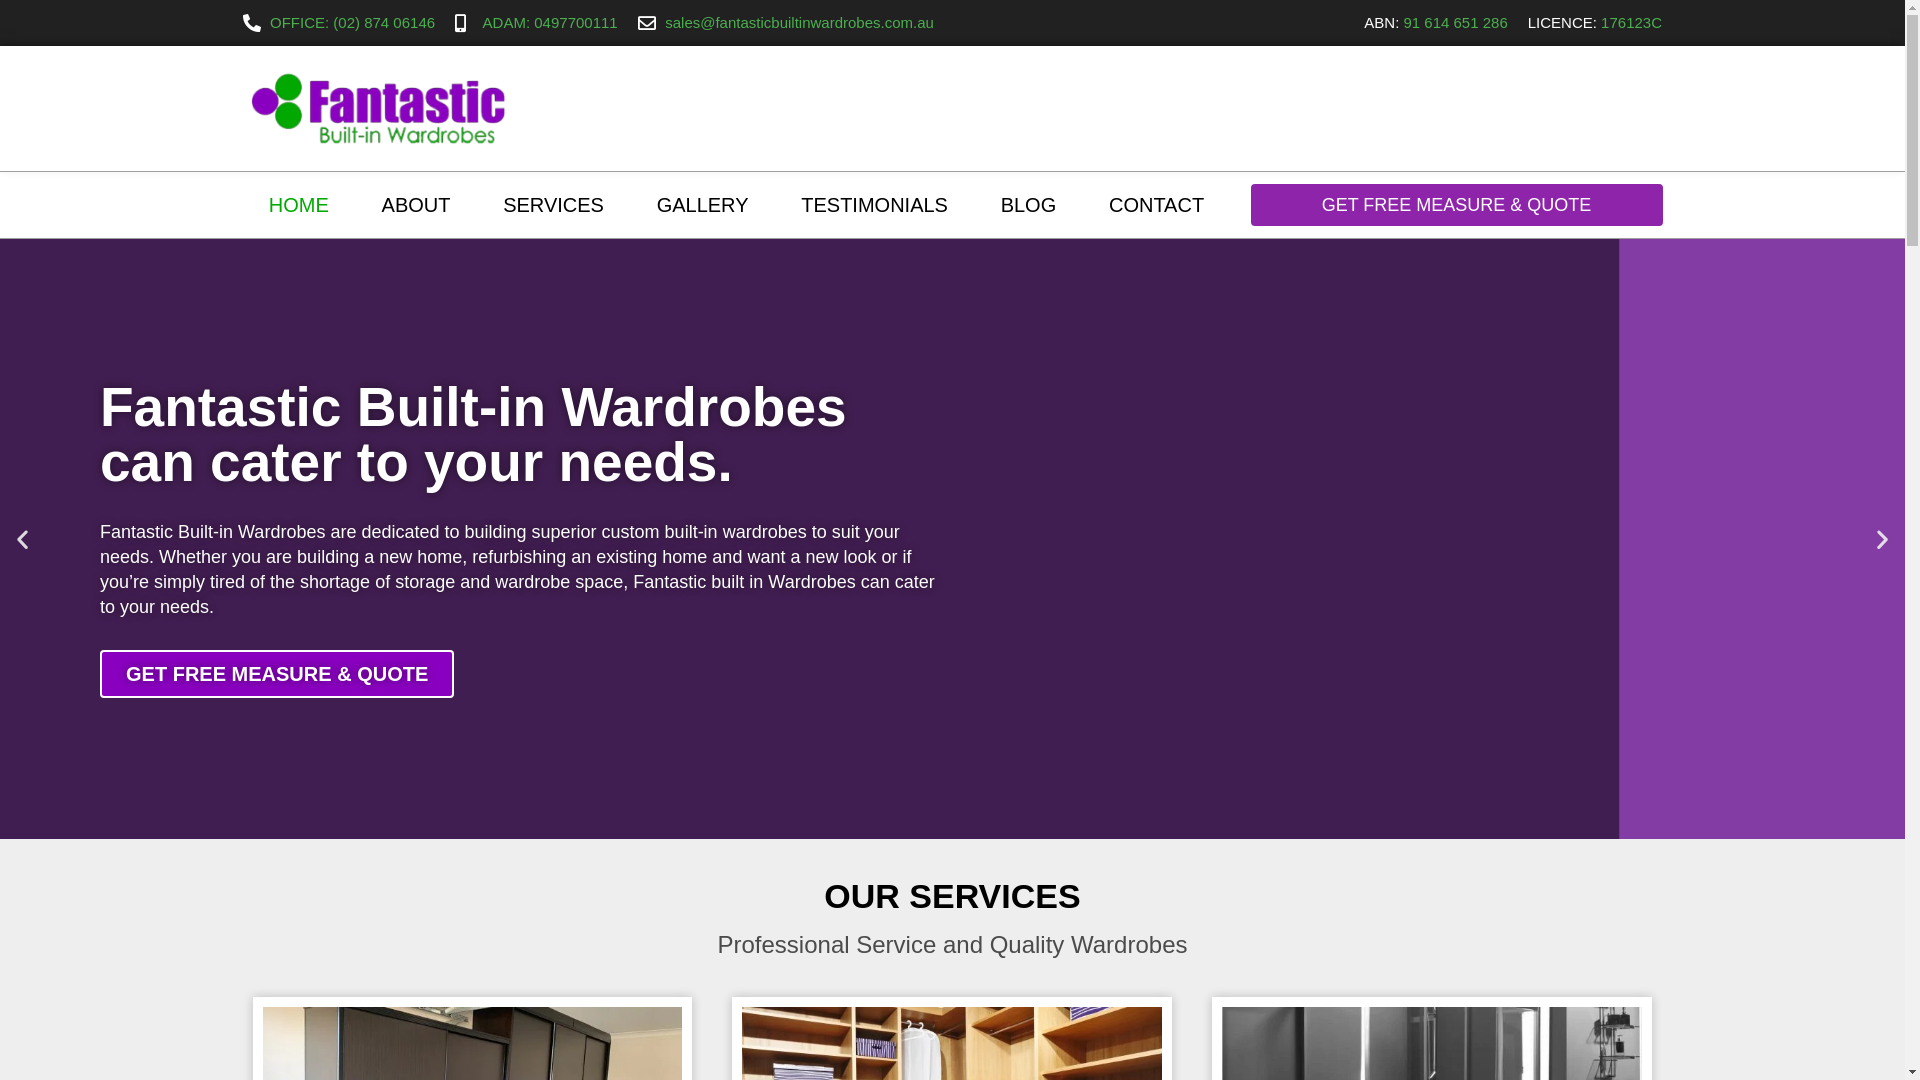 Image resolution: width=1920 pixels, height=1080 pixels. What do you see at coordinates (536, 23) in the screenshot?
I see `'ADAM: 0497700111'` at bounding box center [536, 23].